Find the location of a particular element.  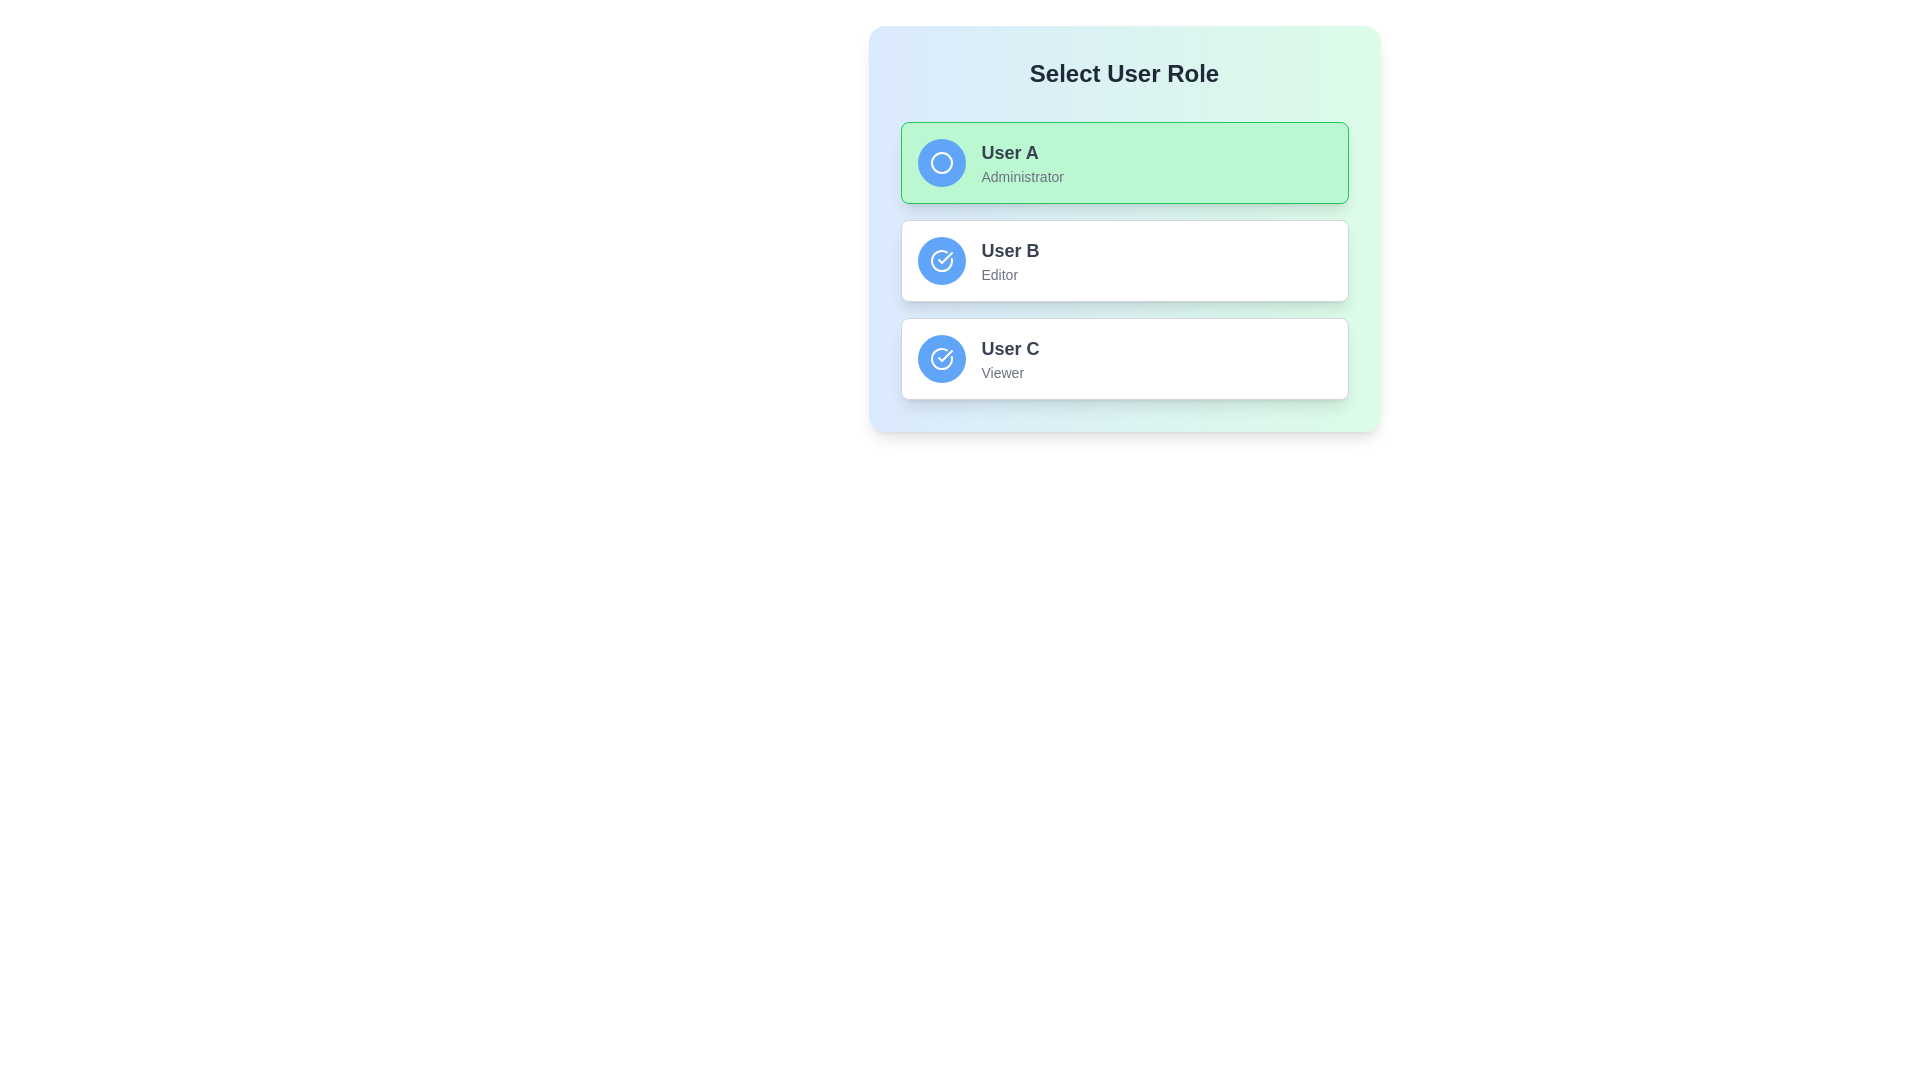

the visual indicator icon representing the 'User C' option for the 'Viewer' role, located within the circular icon of the third user card under the 'Select User Role' header is located at coordinates (944, 257).